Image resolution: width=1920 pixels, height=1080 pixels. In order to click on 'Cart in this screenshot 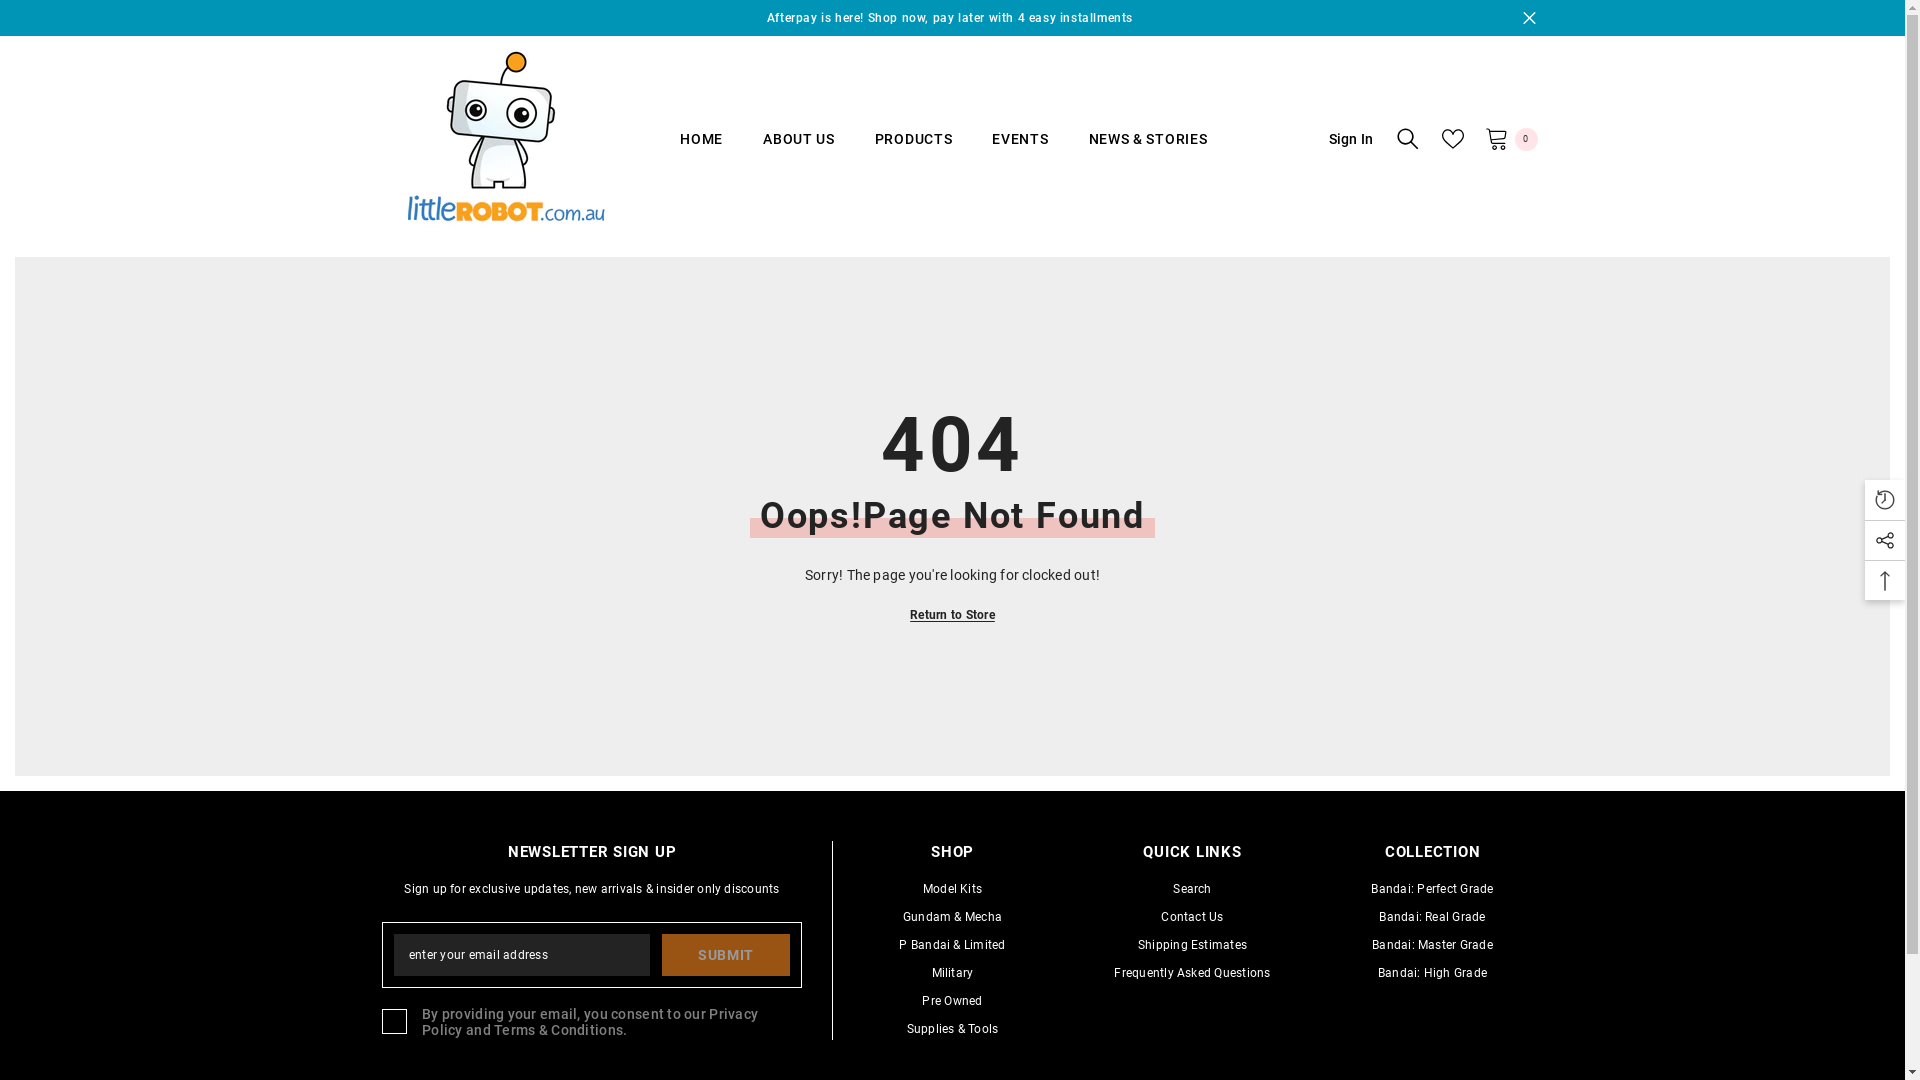, I will do `click(1510, 137)`.